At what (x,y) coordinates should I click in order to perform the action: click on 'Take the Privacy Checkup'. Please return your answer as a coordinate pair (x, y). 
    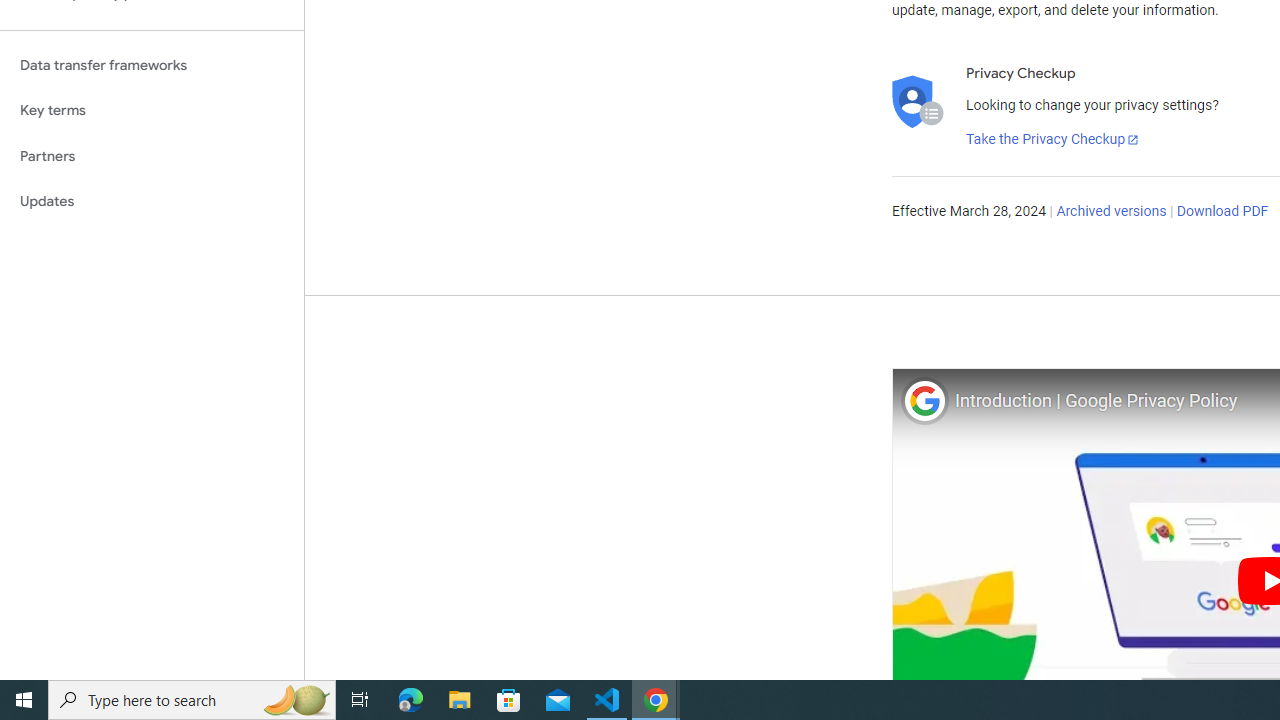
    Looking at the image, I should click on (1052, 139).